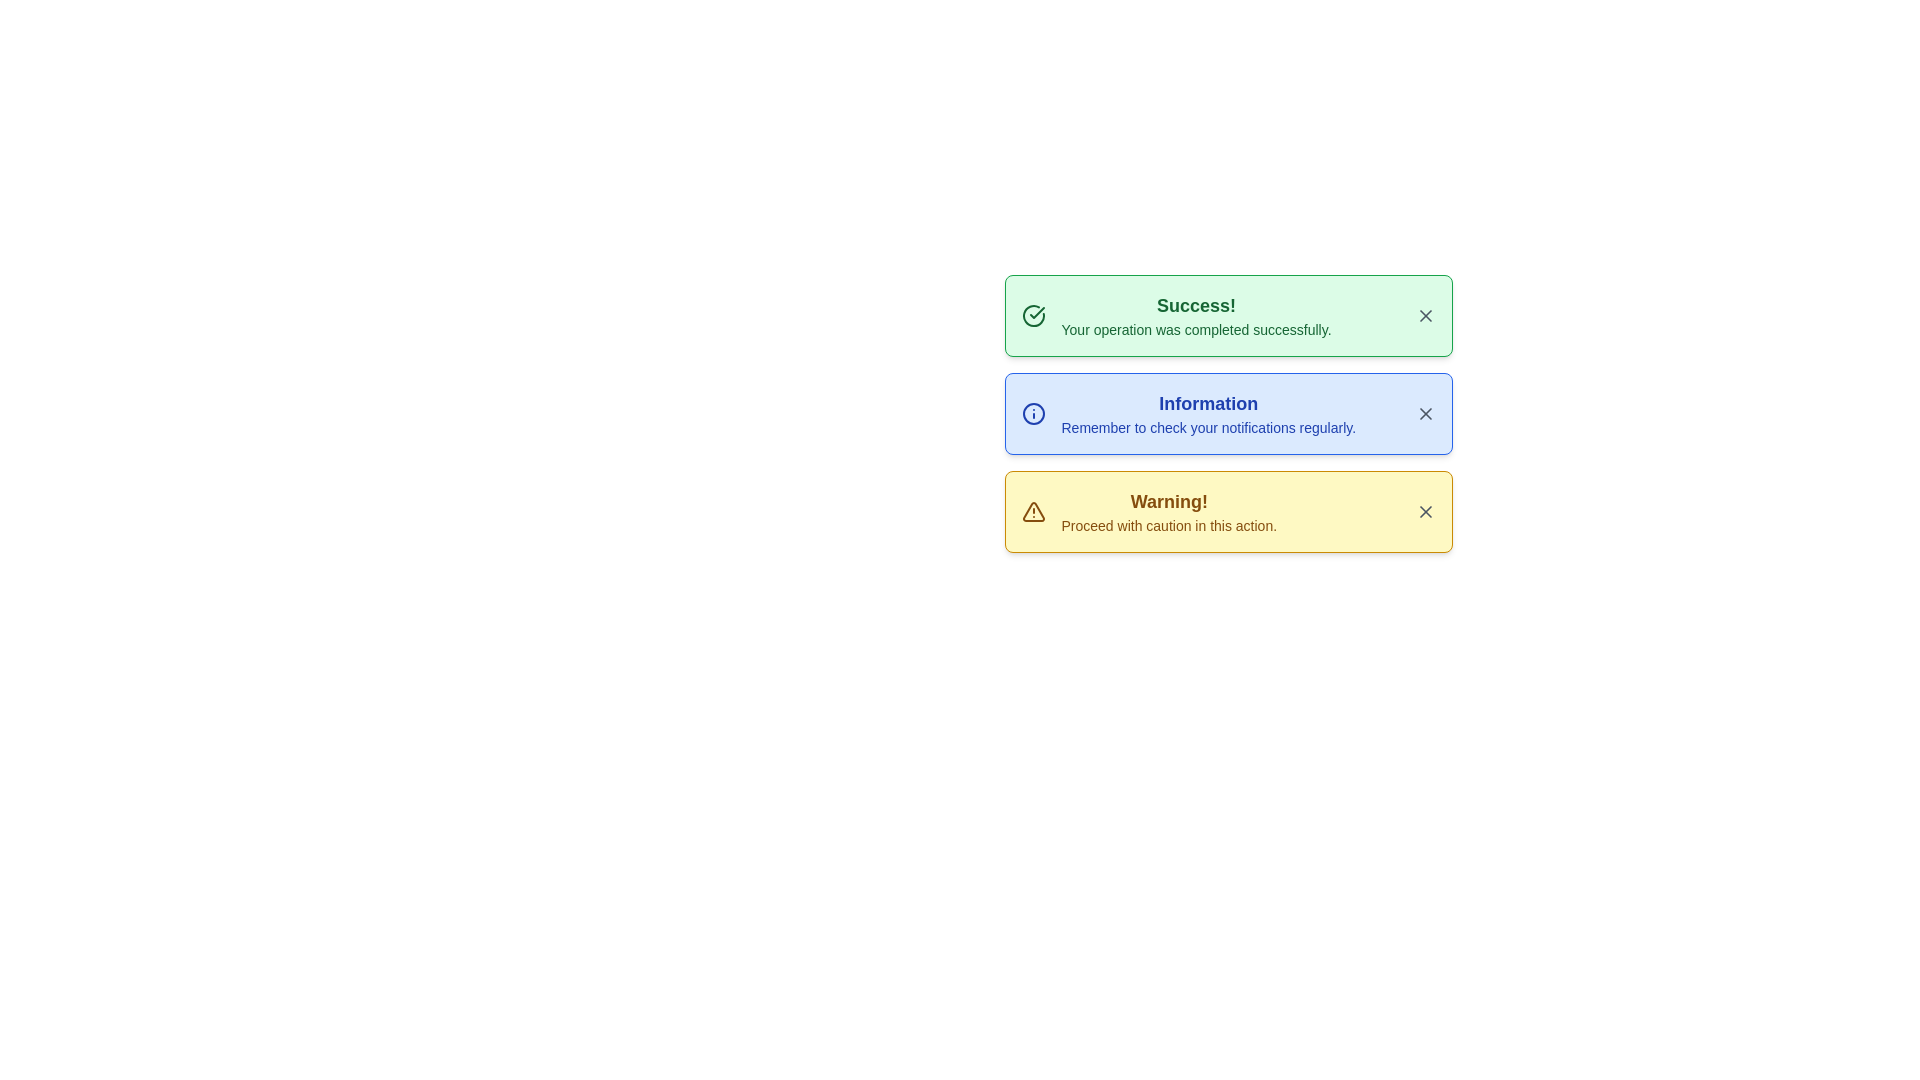 This screenshot has width=1920, height=1080. Describe the element at coordinates (1227, 315) in the screenshot. I see `text from the Notification card, which is the first of three stacked notification cards located at the top, above the blue 'Information' card and the yellow 'Warning' card` at that location.